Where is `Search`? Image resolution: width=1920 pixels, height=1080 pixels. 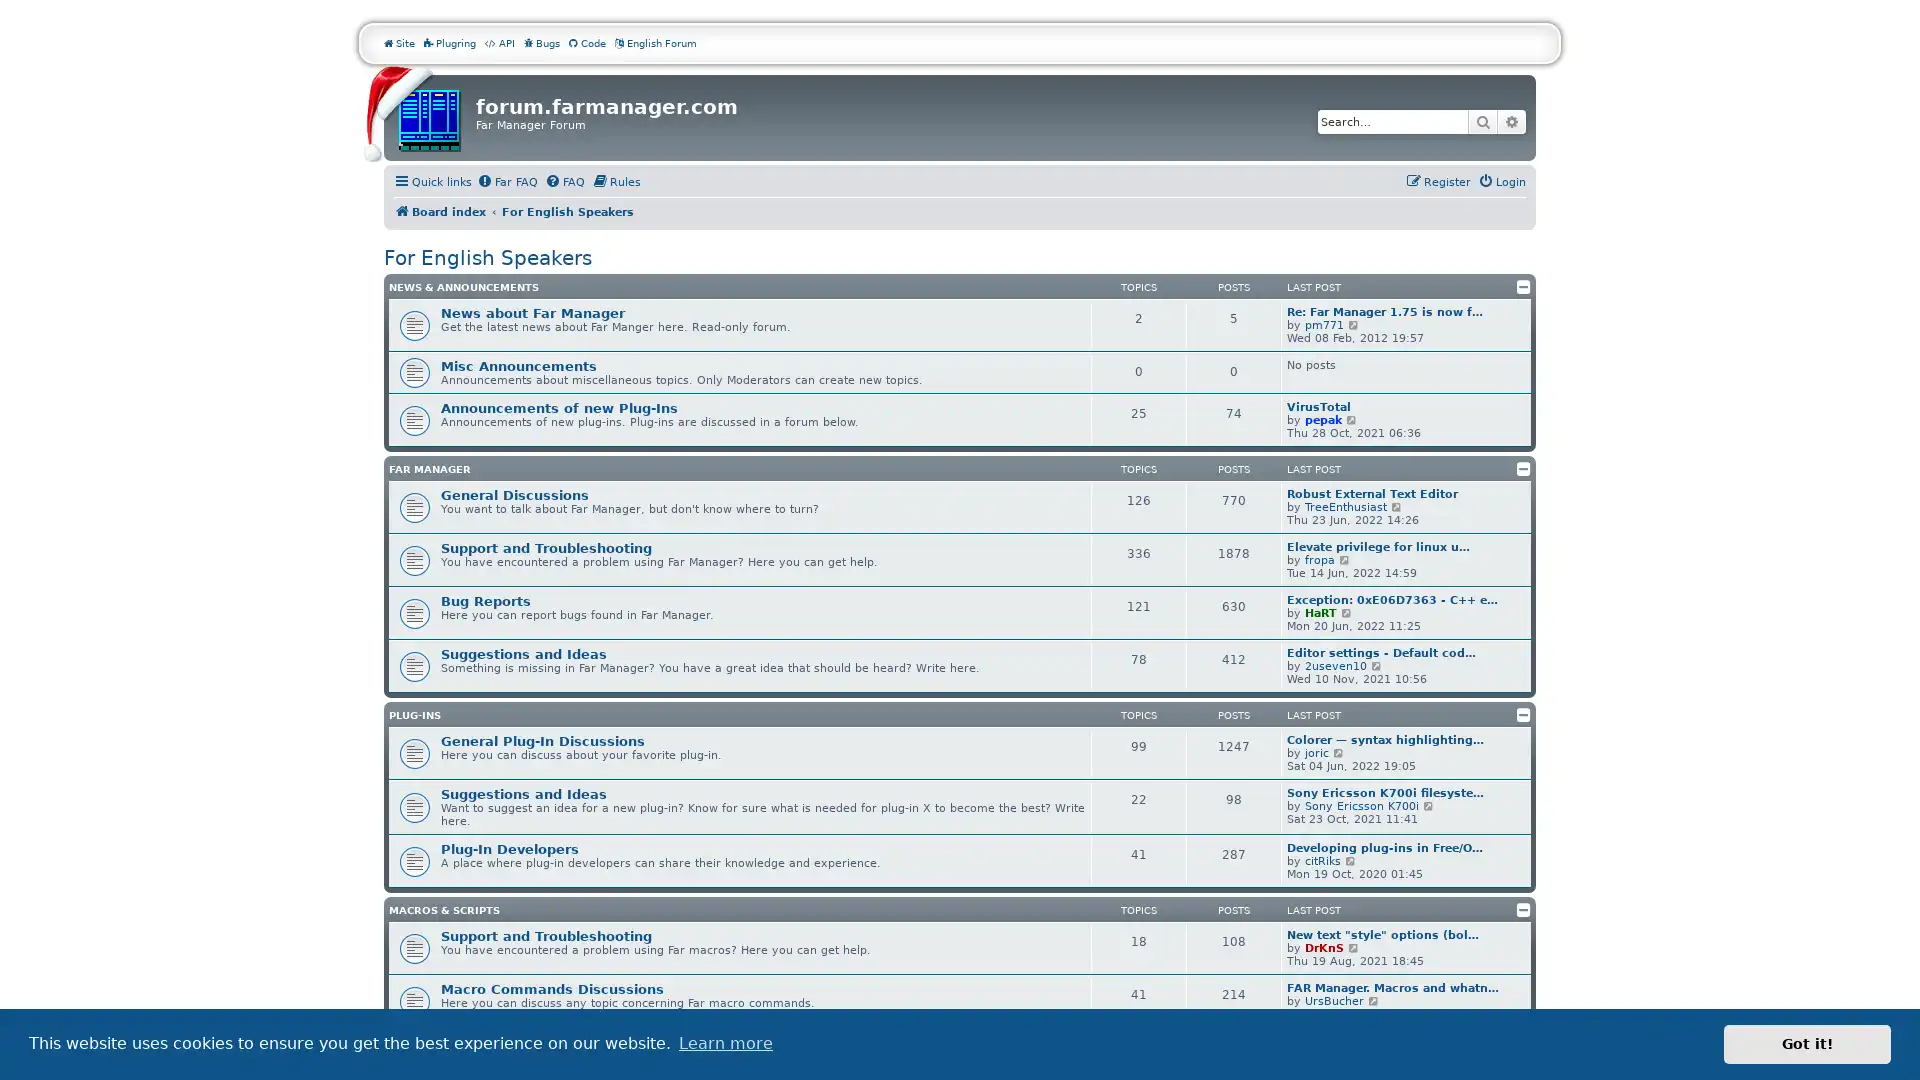
Search is located at coordinates (1483, 122).